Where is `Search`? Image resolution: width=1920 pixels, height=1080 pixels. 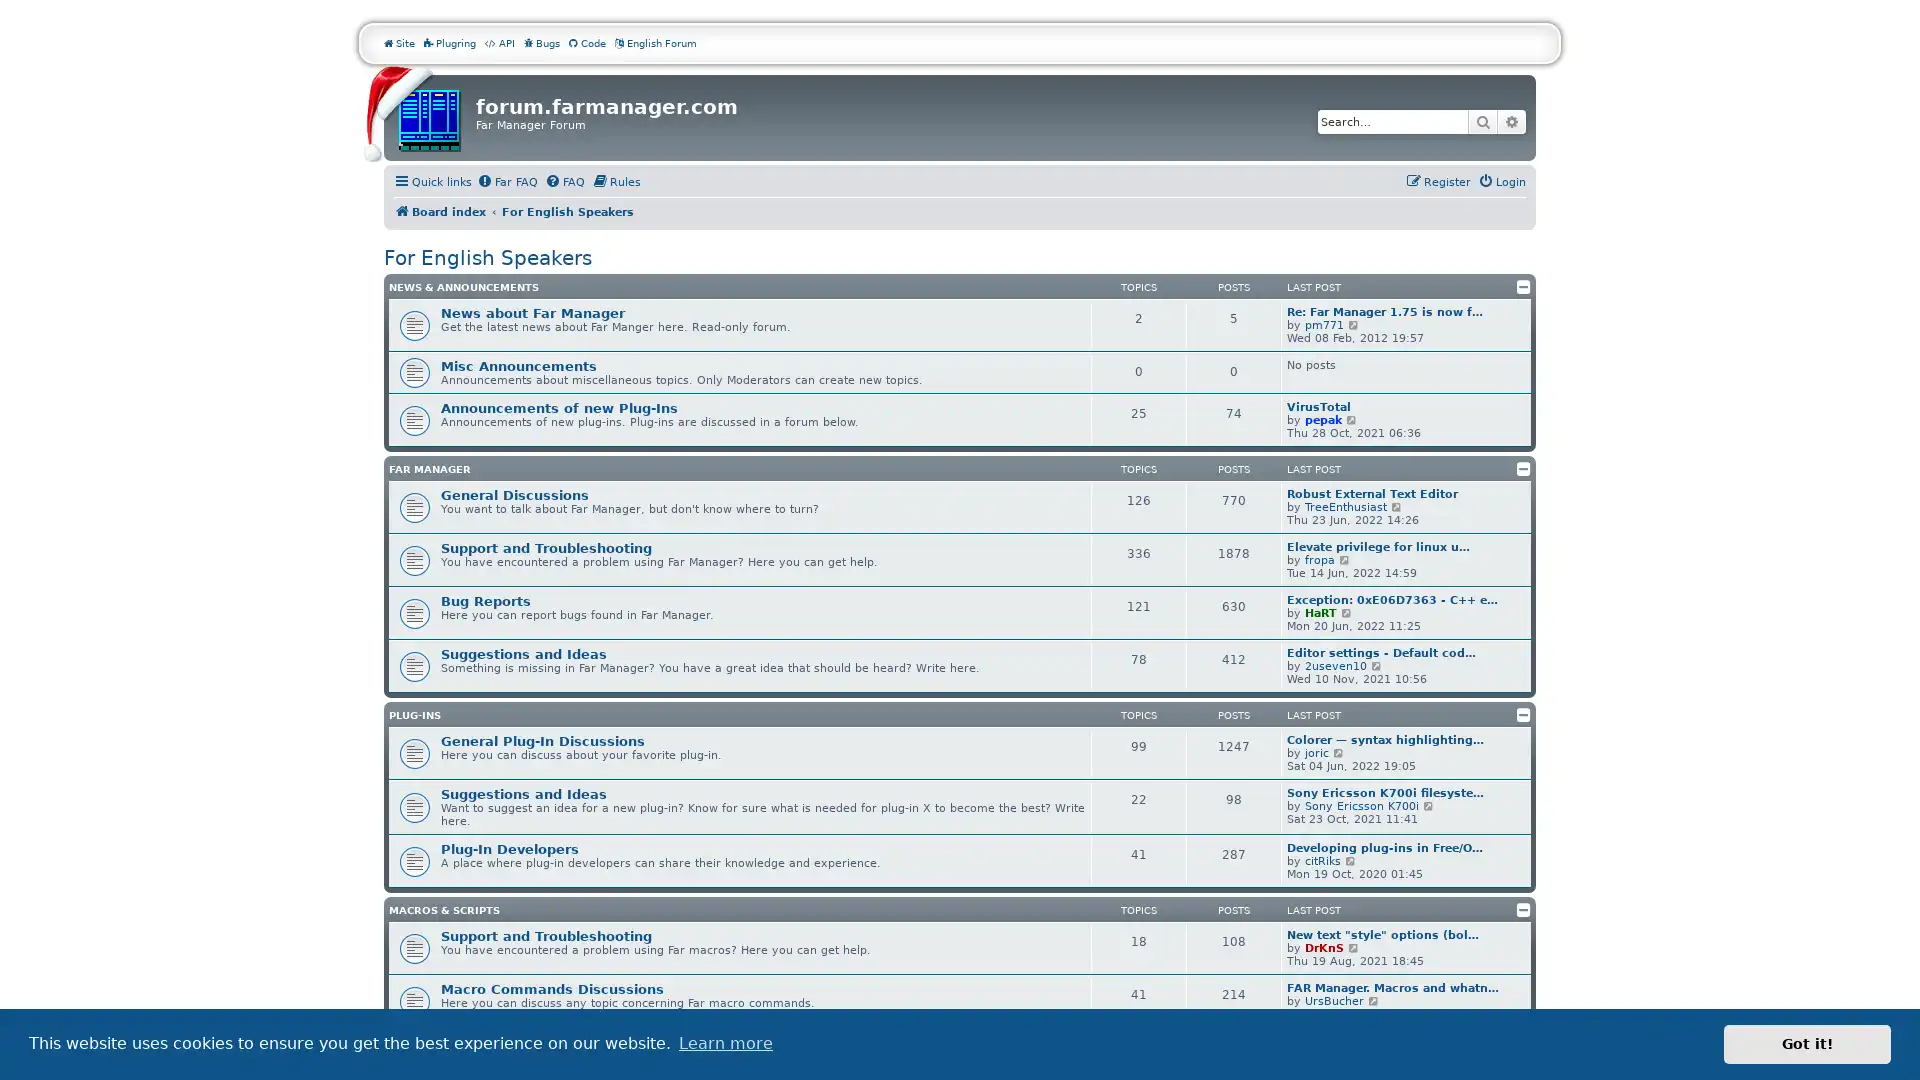
Search is located at coordinates (1483, 122).